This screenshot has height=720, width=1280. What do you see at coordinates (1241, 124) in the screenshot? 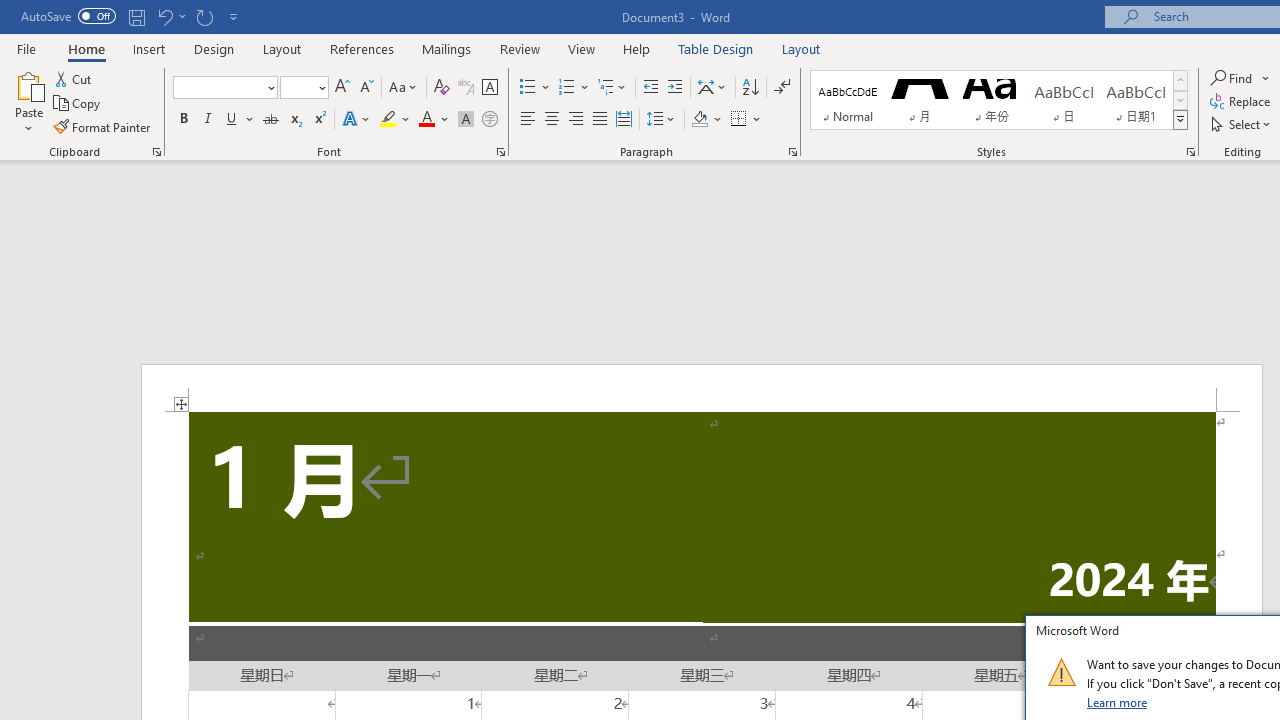
I see `'Select'` at bounding box center [1241, 124].